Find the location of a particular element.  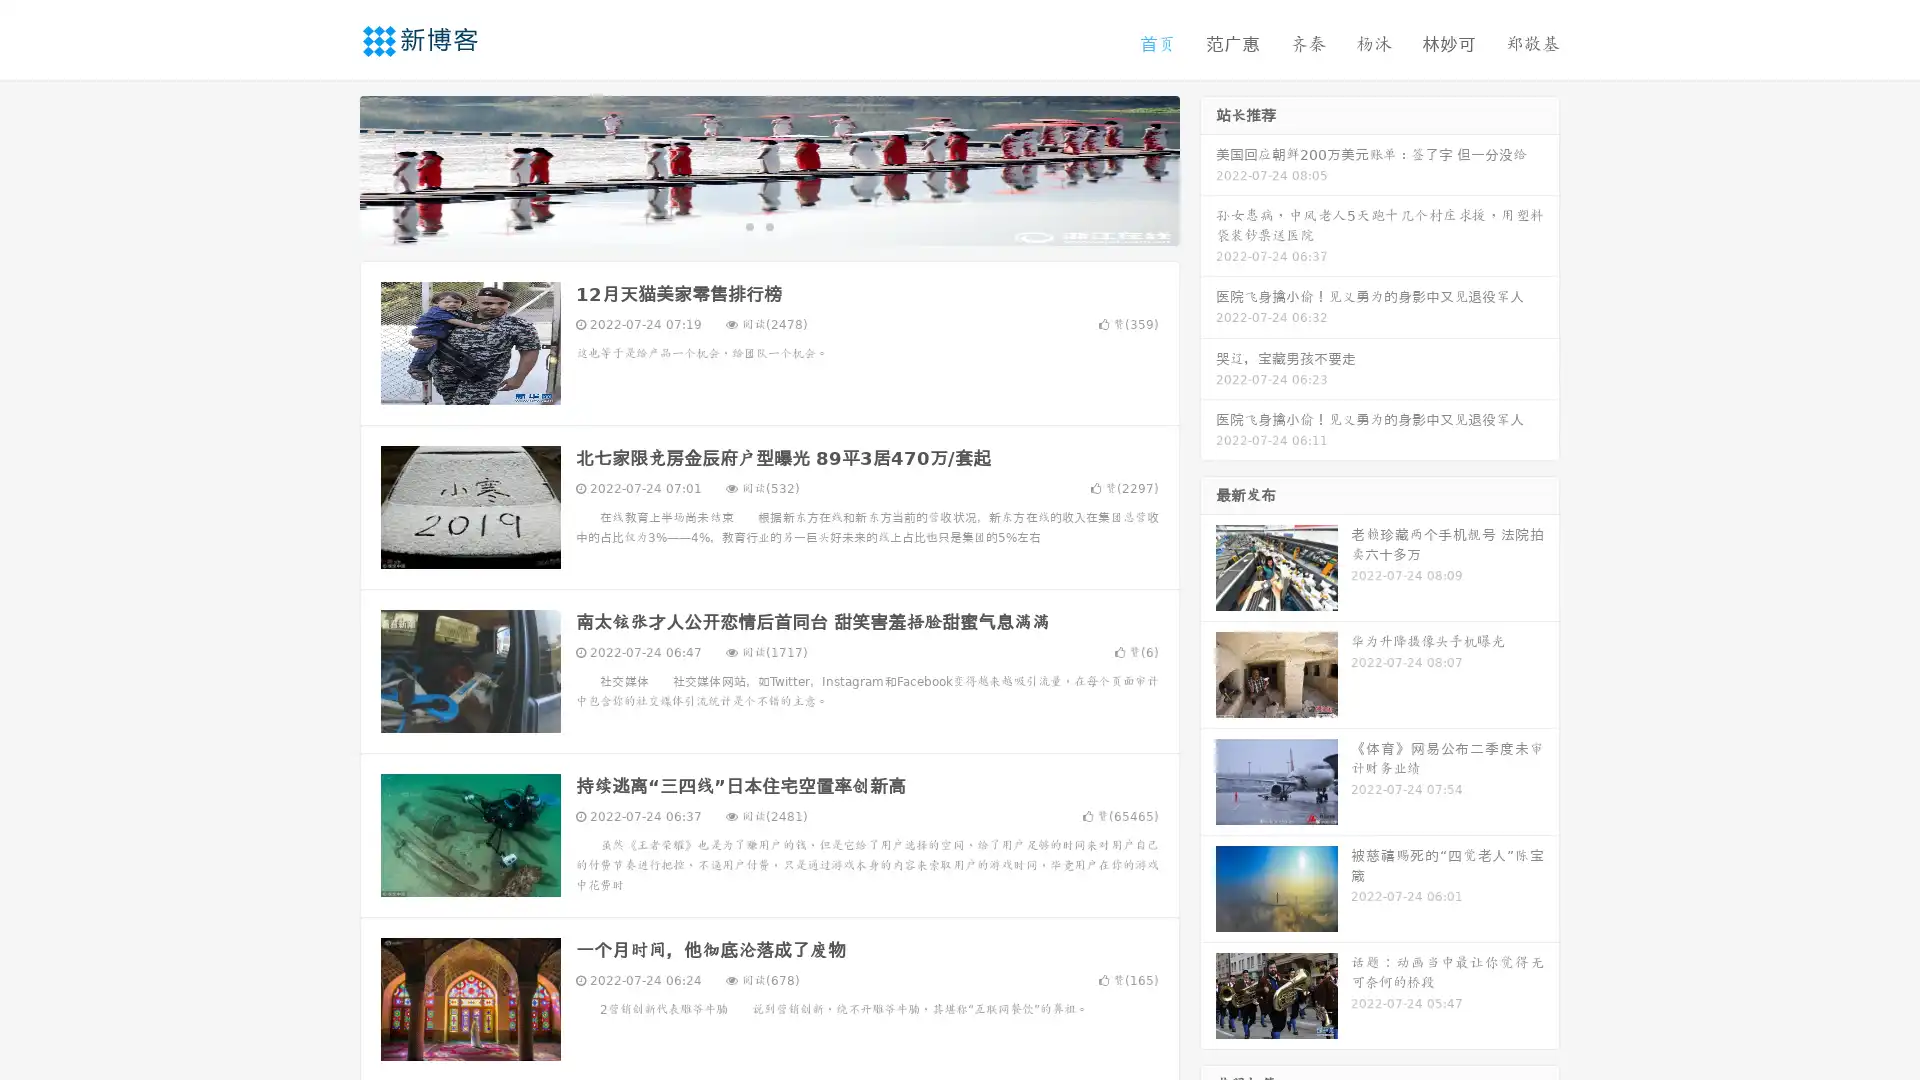

Go to slide 1 is located at coordinates (748, 225).